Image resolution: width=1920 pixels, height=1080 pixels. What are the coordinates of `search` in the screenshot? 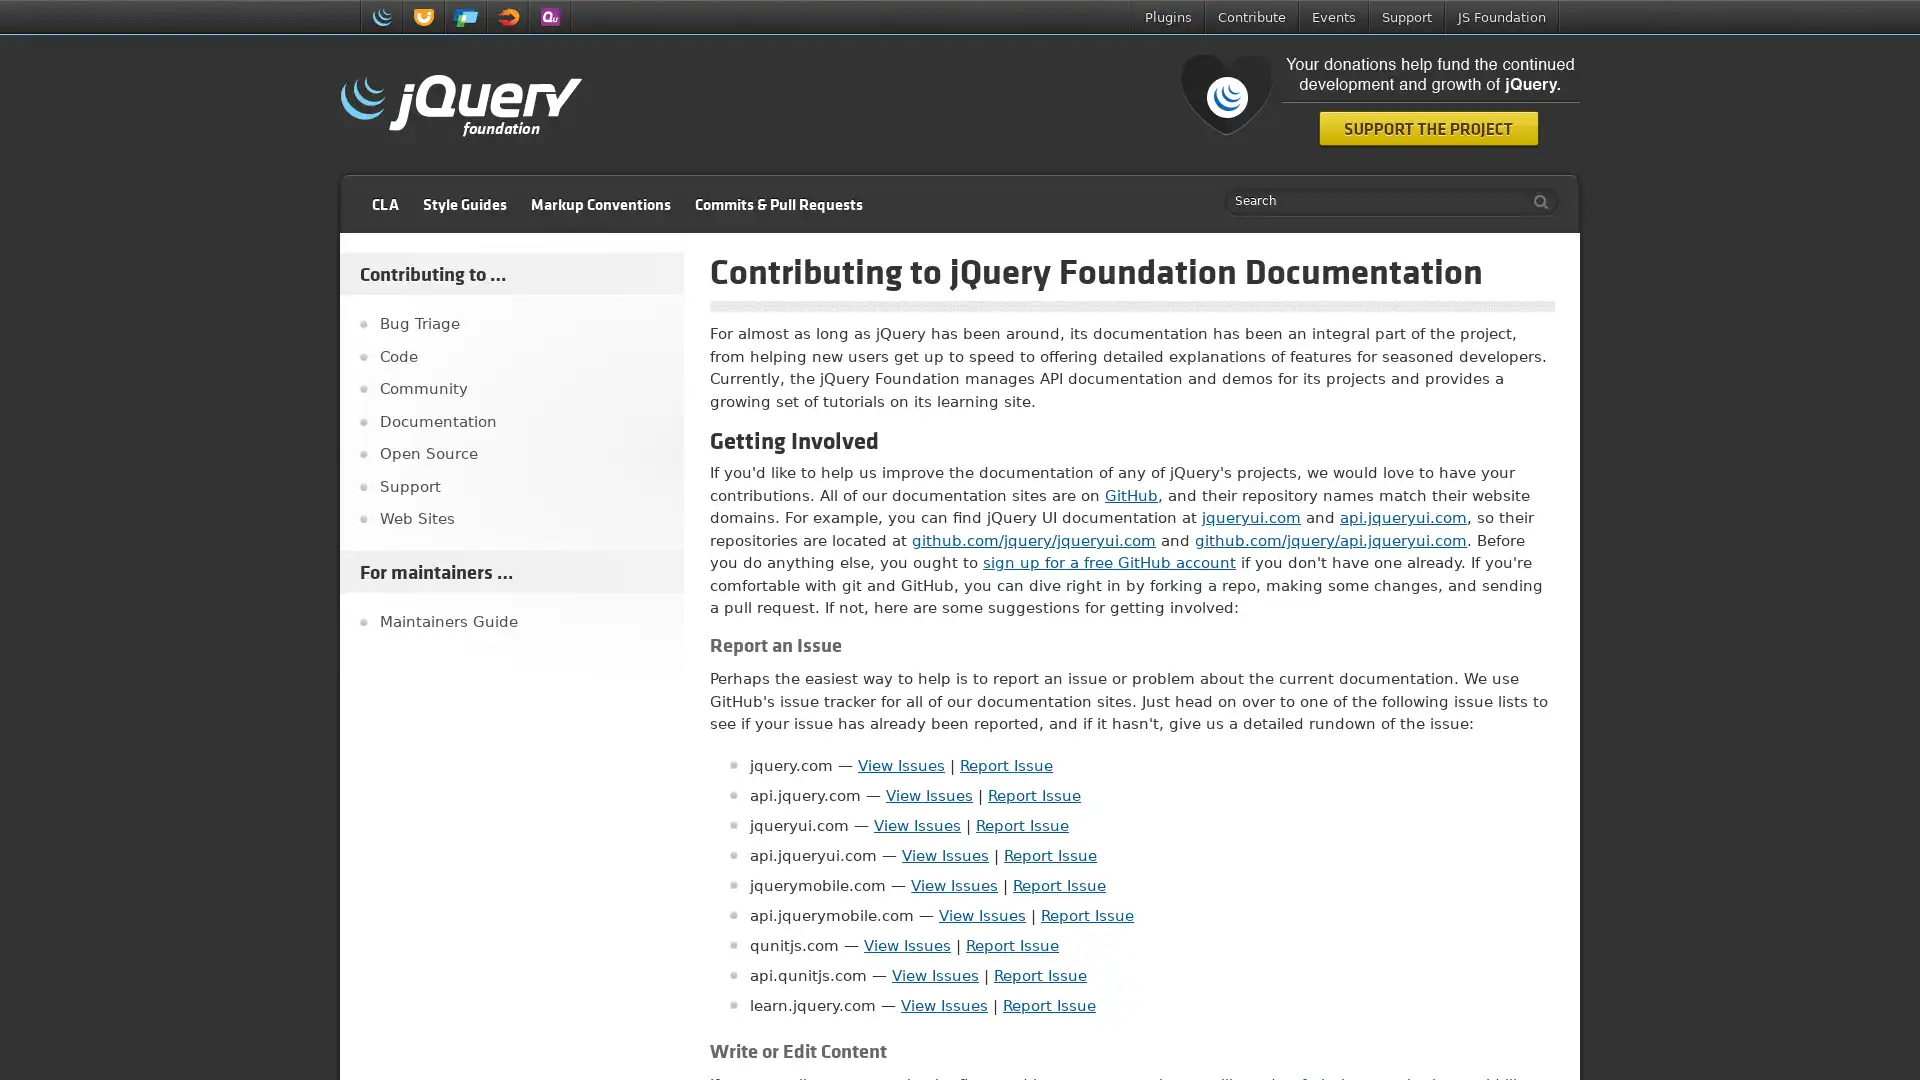 It's located at (1535, 201).